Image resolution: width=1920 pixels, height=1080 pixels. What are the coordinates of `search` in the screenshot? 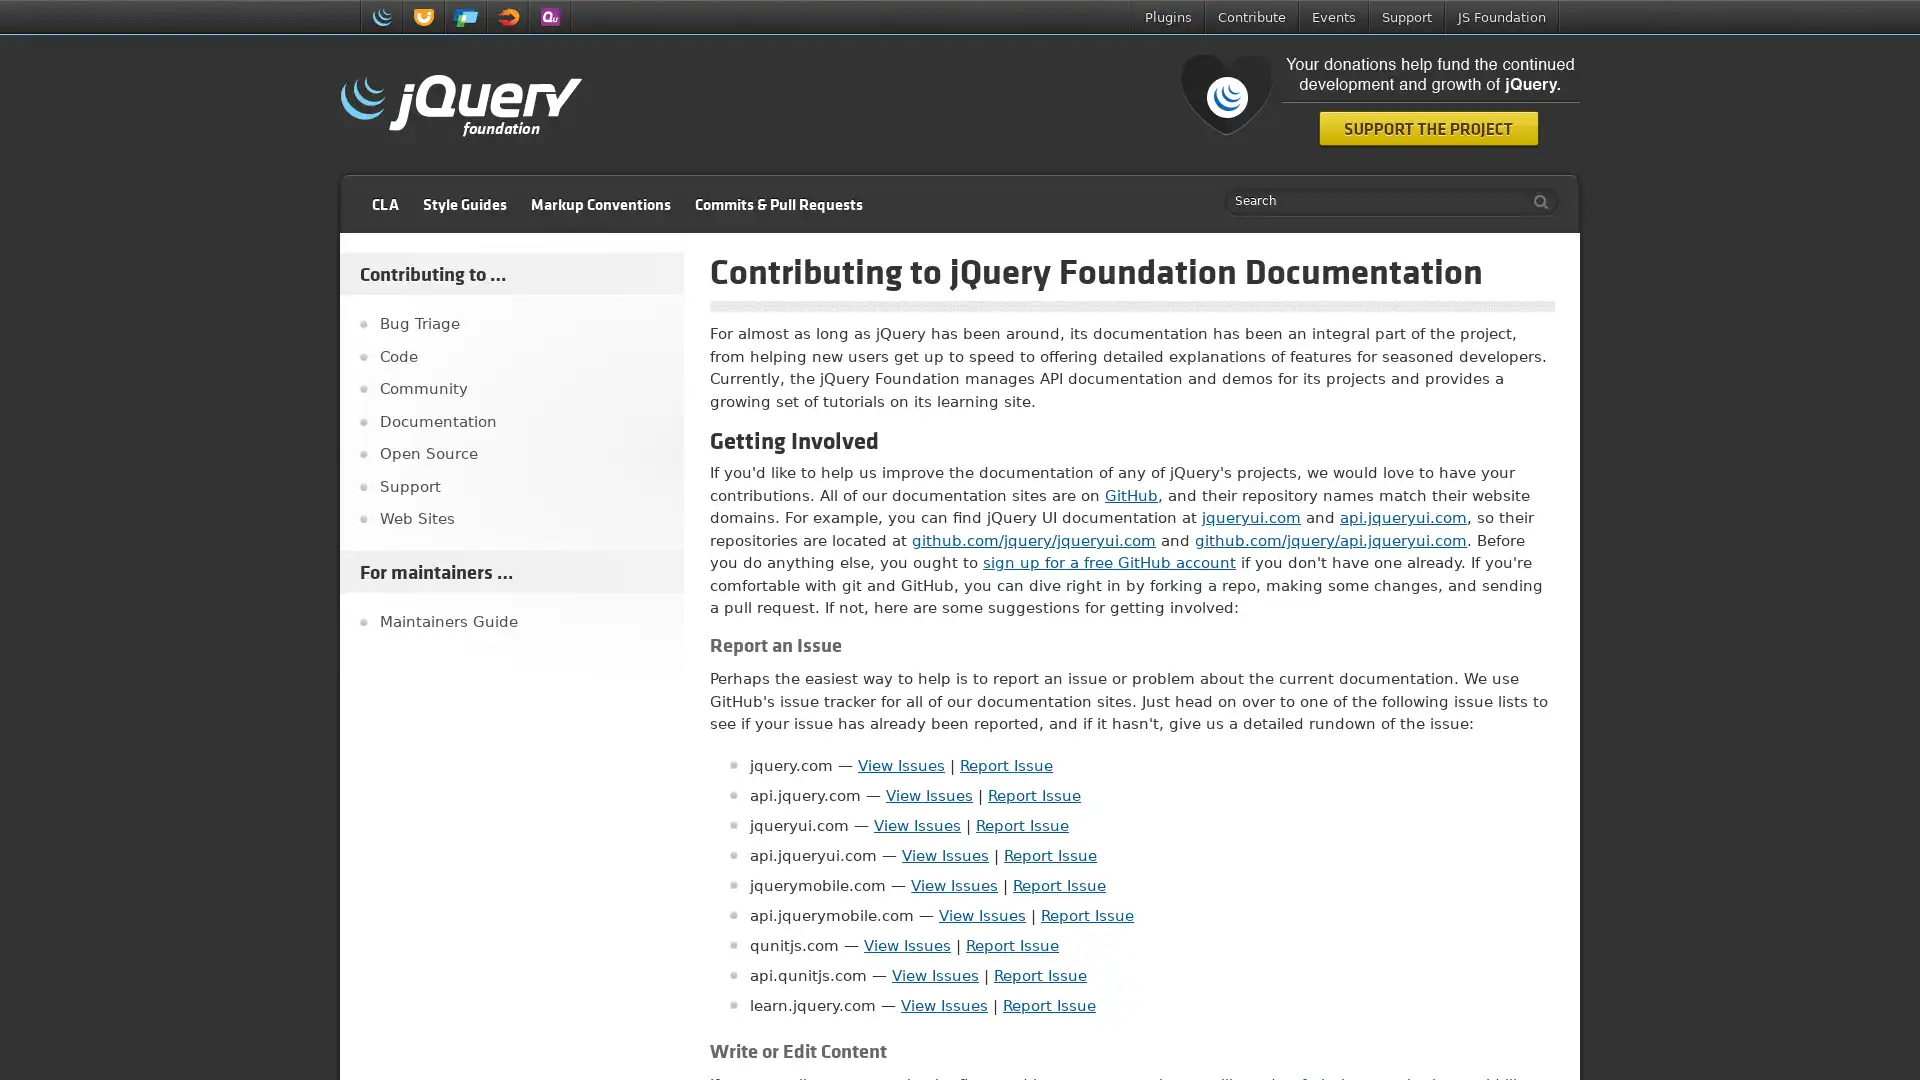 It's located at (1535, 201).